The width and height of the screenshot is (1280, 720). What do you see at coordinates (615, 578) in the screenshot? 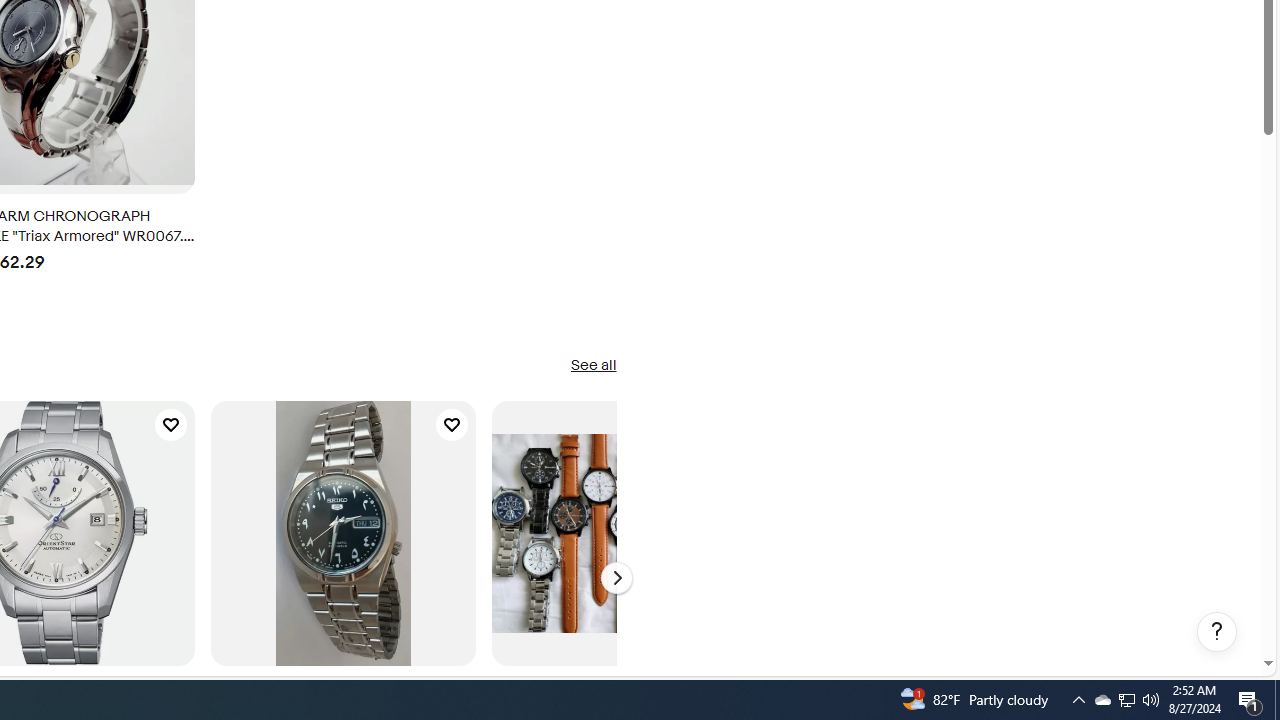
I see `'Go to the next slide, Wristwatches - Carousel'` at bounding box center [615, 578].